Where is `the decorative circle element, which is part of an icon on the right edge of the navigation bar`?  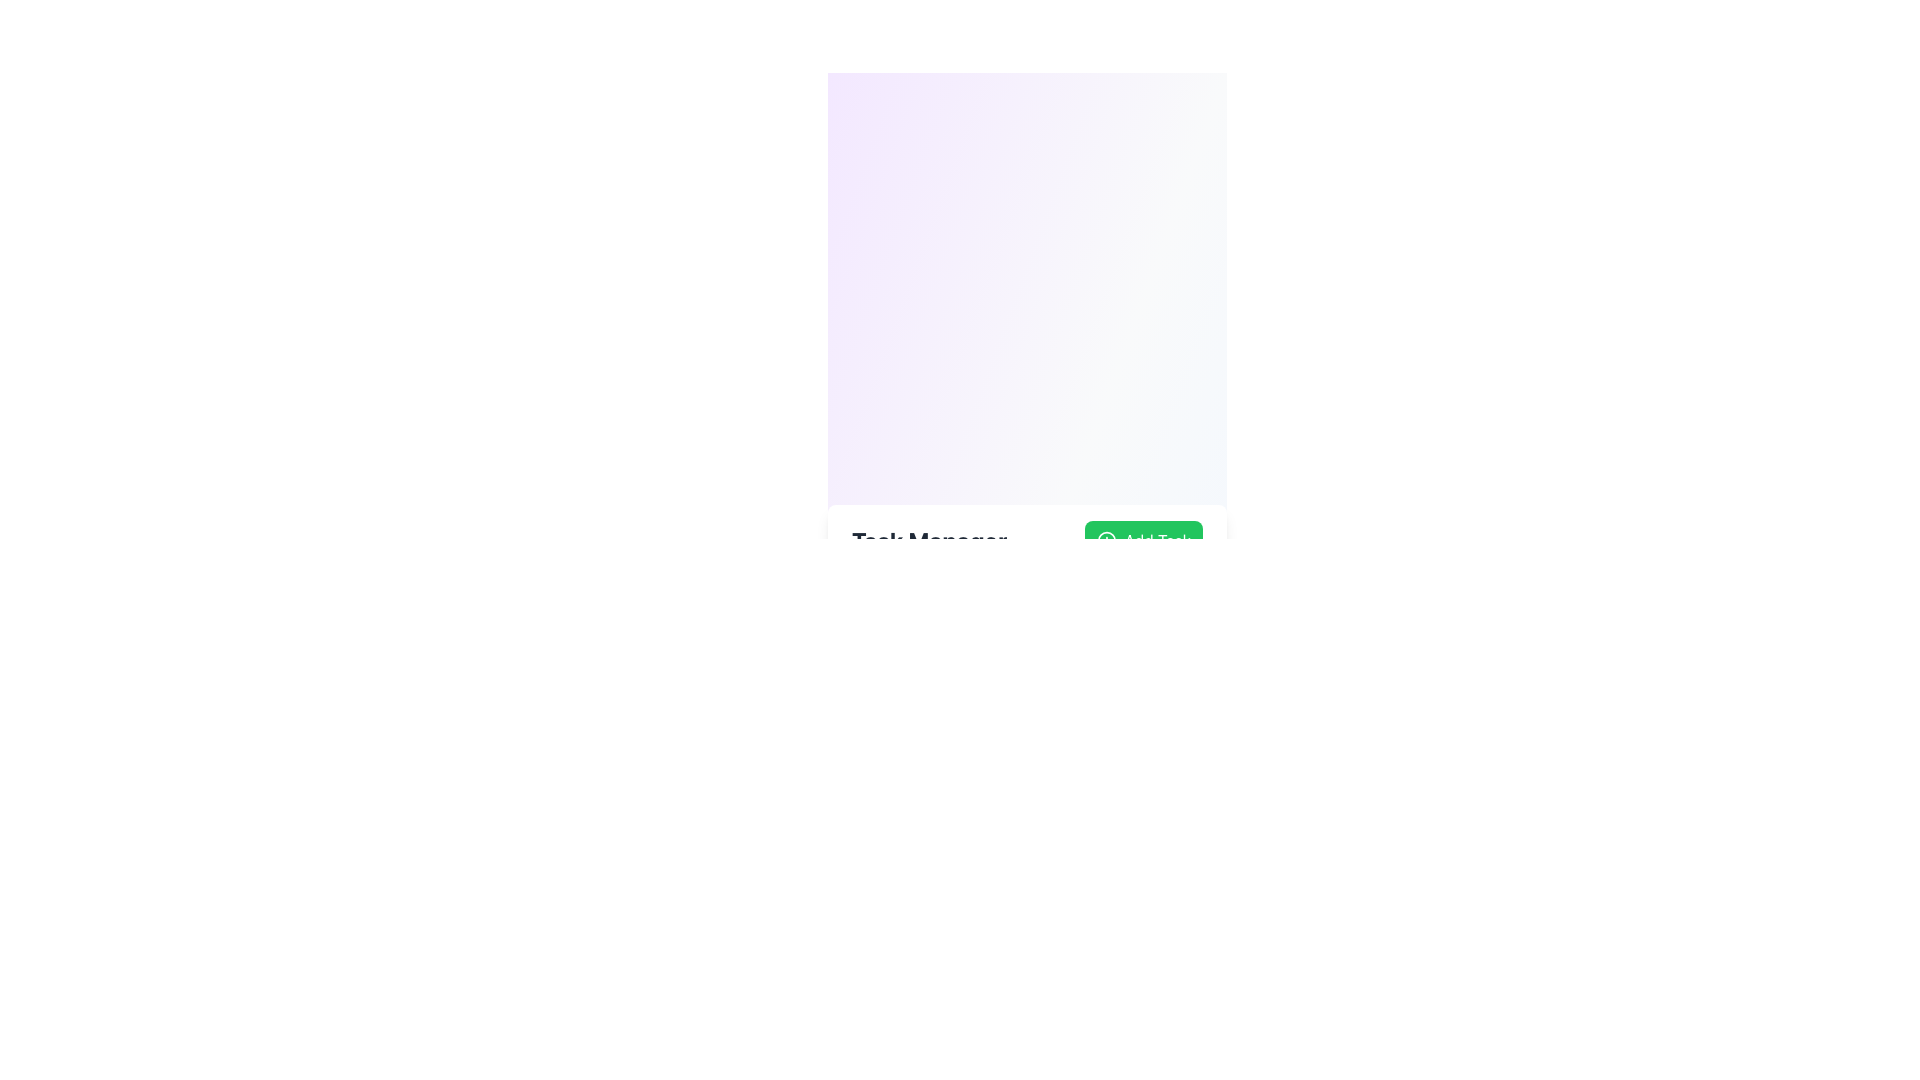
the decorative circle element, which is part of an icon on the right edge of the navigation bar is located at coordinates (1105, 540).